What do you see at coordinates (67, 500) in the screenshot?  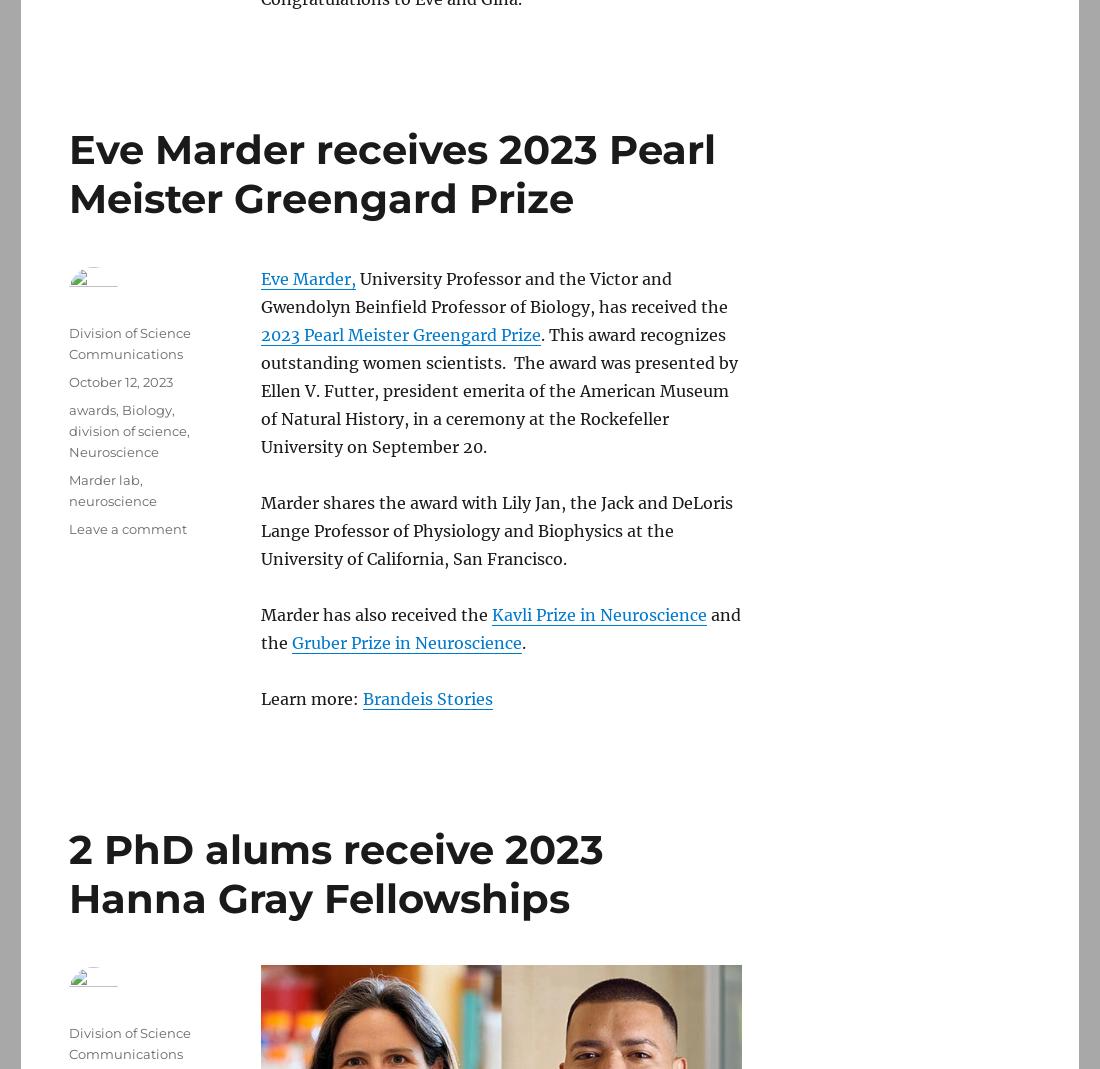 I see `'neuroscience'` at bounding box center [67, 500].